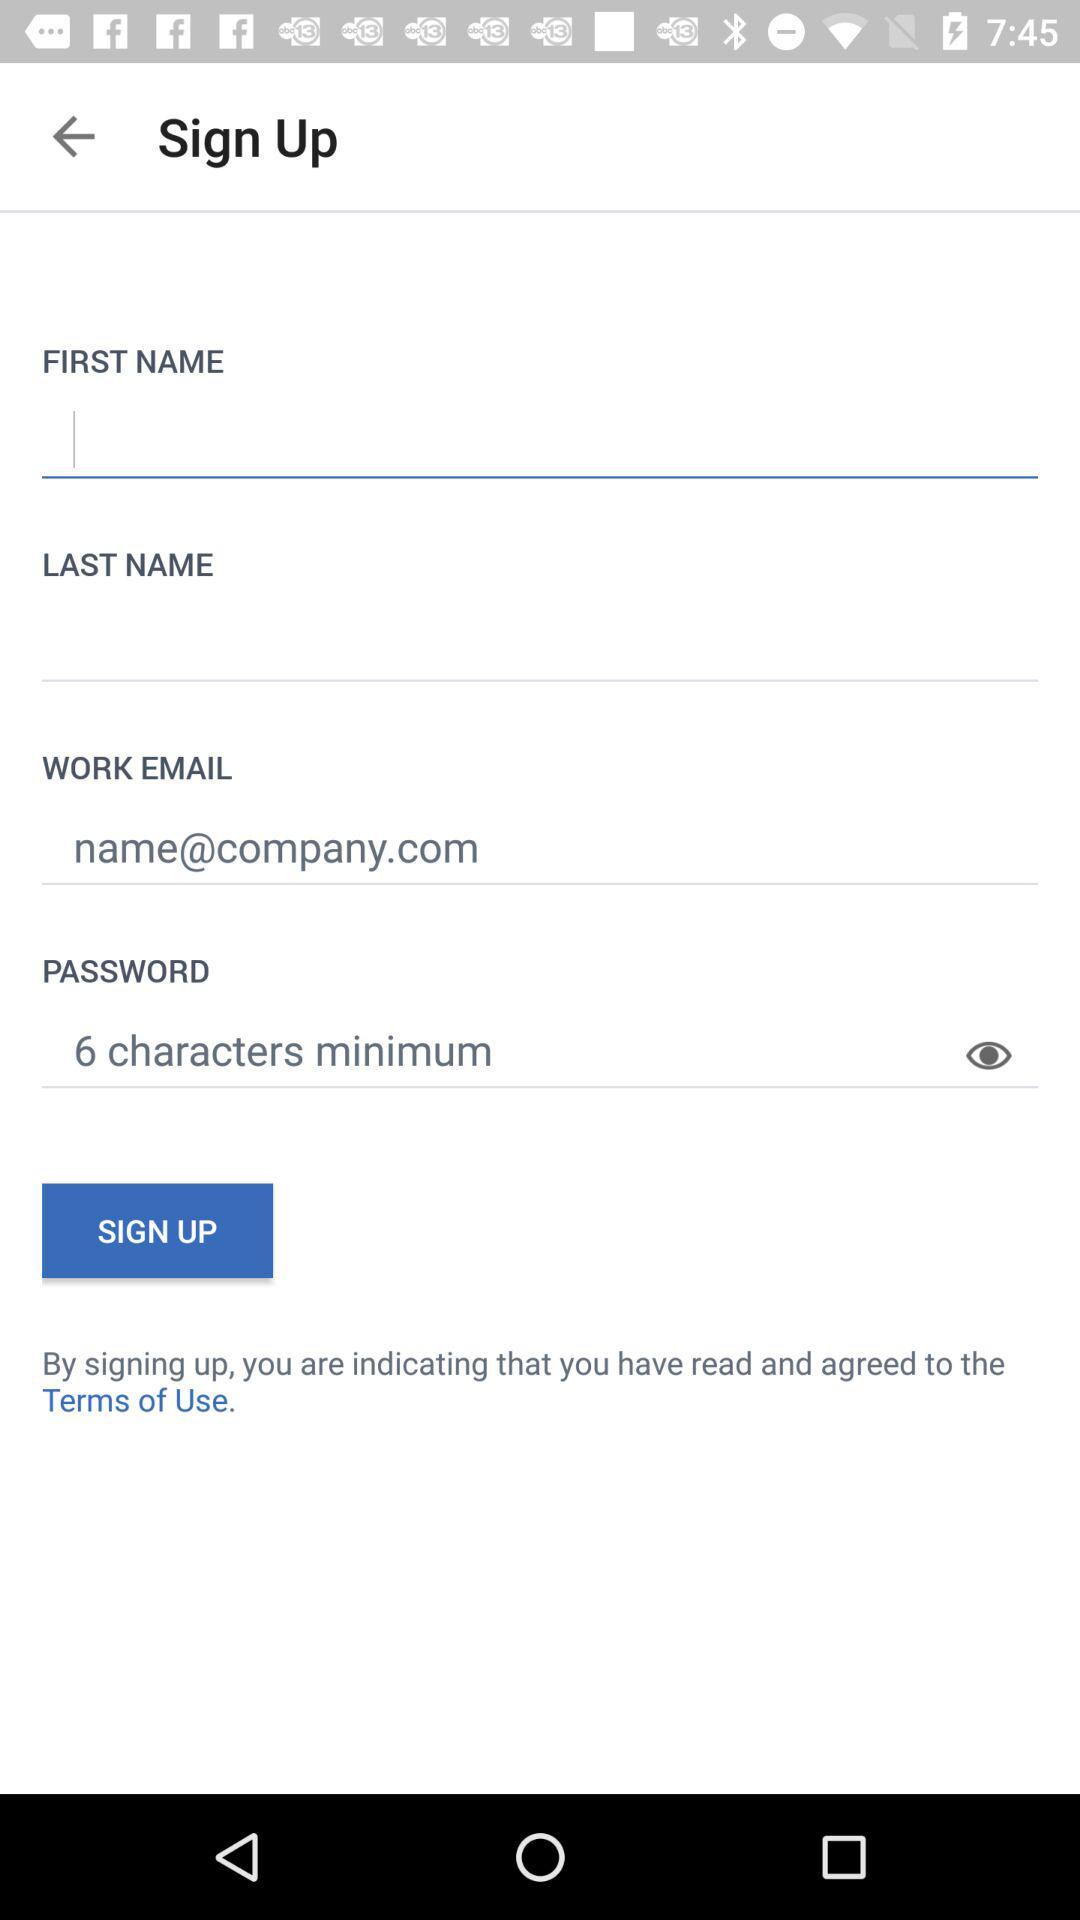 Image resolution: width=1080 pixels, height=1920 pixels. Describe the element at coordinates (1002, 1039) in the screenshot. I see `the item above by signing up item` at that location.